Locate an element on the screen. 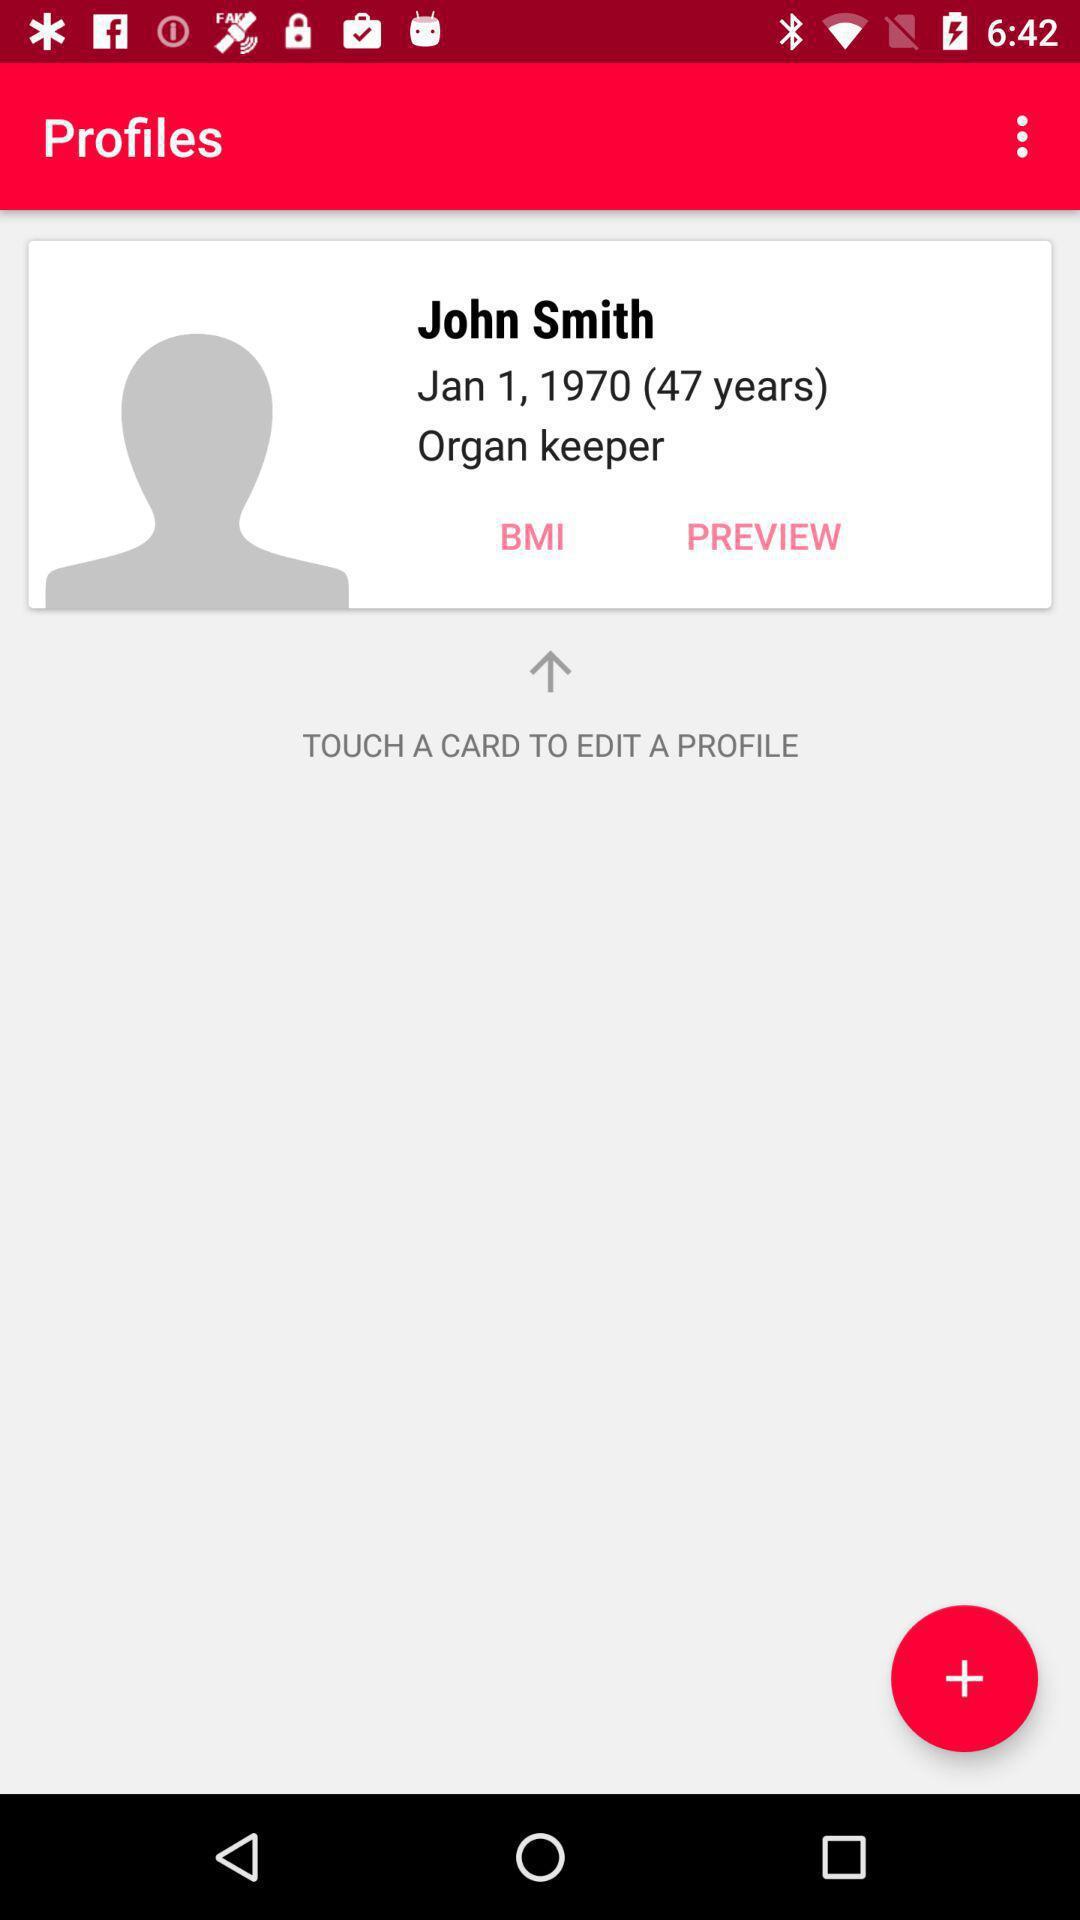 This screenshot has height=1920, width=1080. the bmi item is located at coordinates (531, 535).